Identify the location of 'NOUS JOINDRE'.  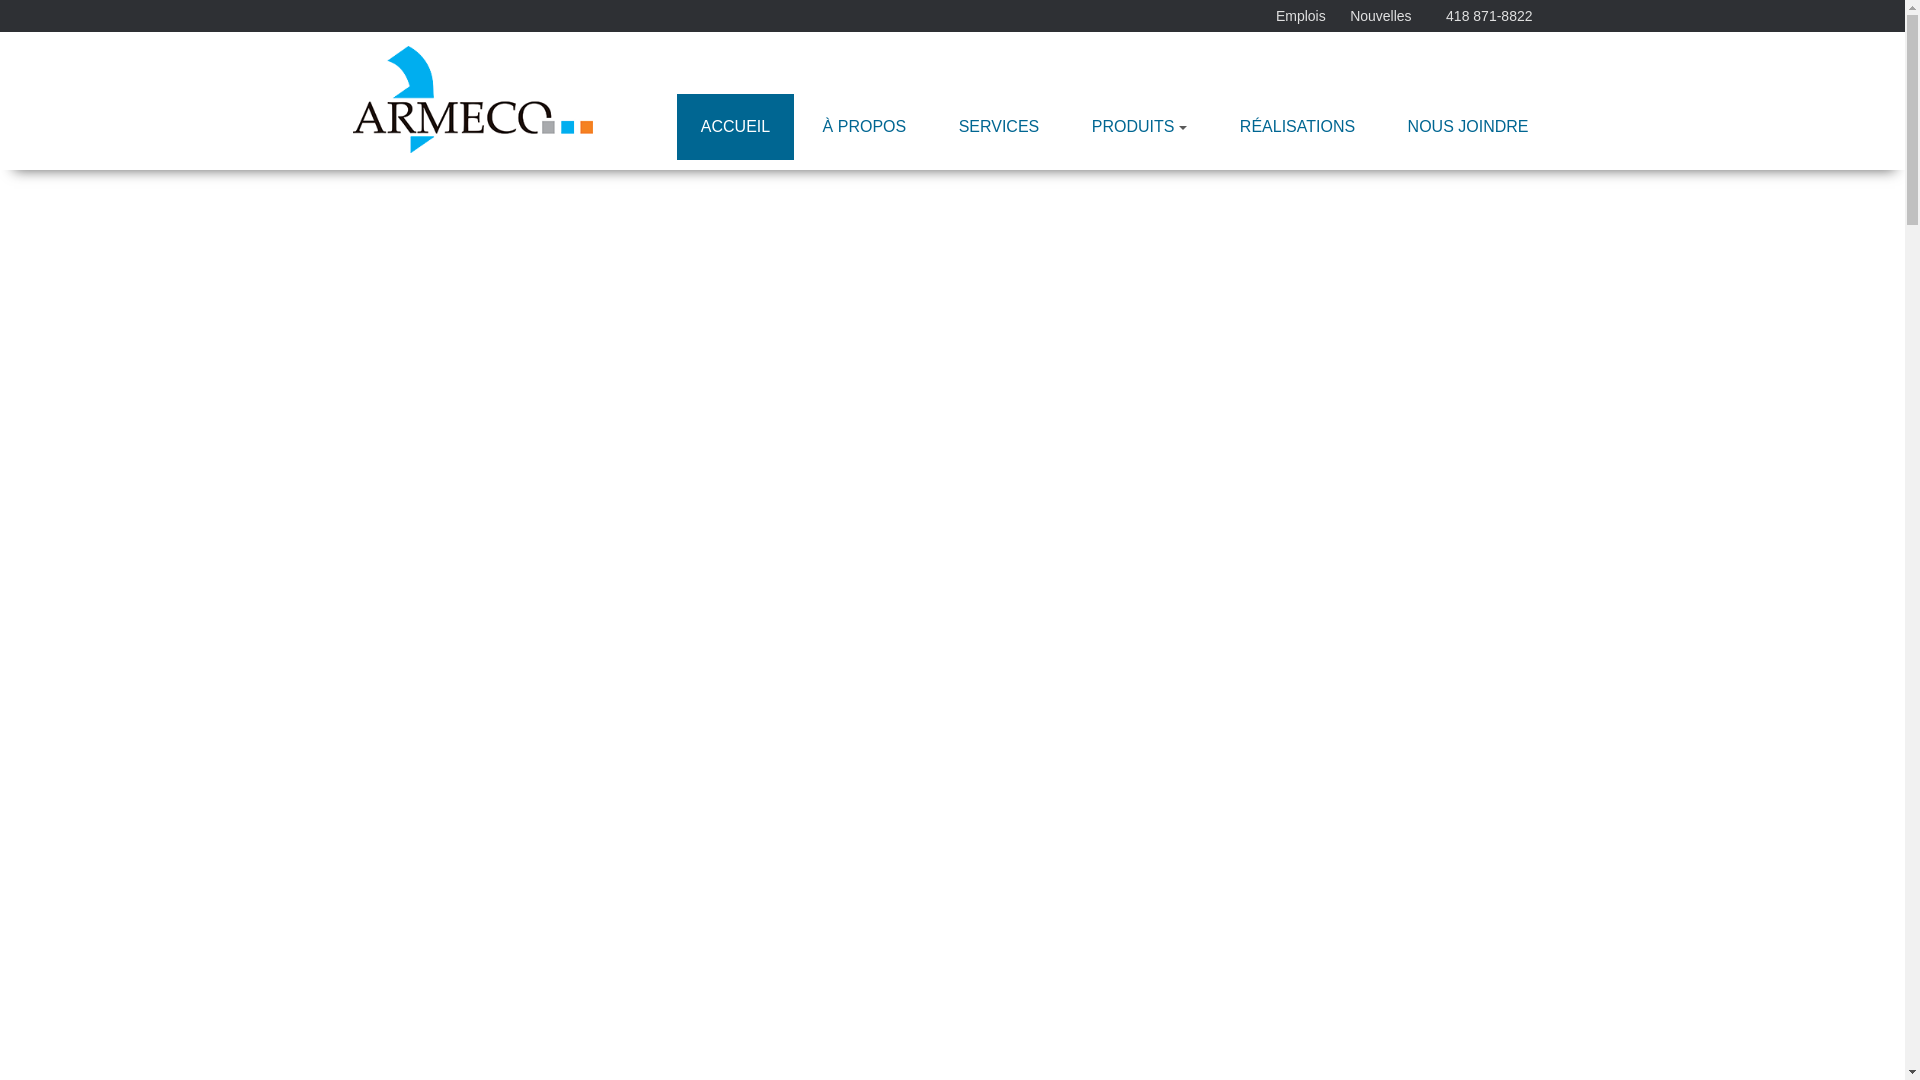
(1468, 127).